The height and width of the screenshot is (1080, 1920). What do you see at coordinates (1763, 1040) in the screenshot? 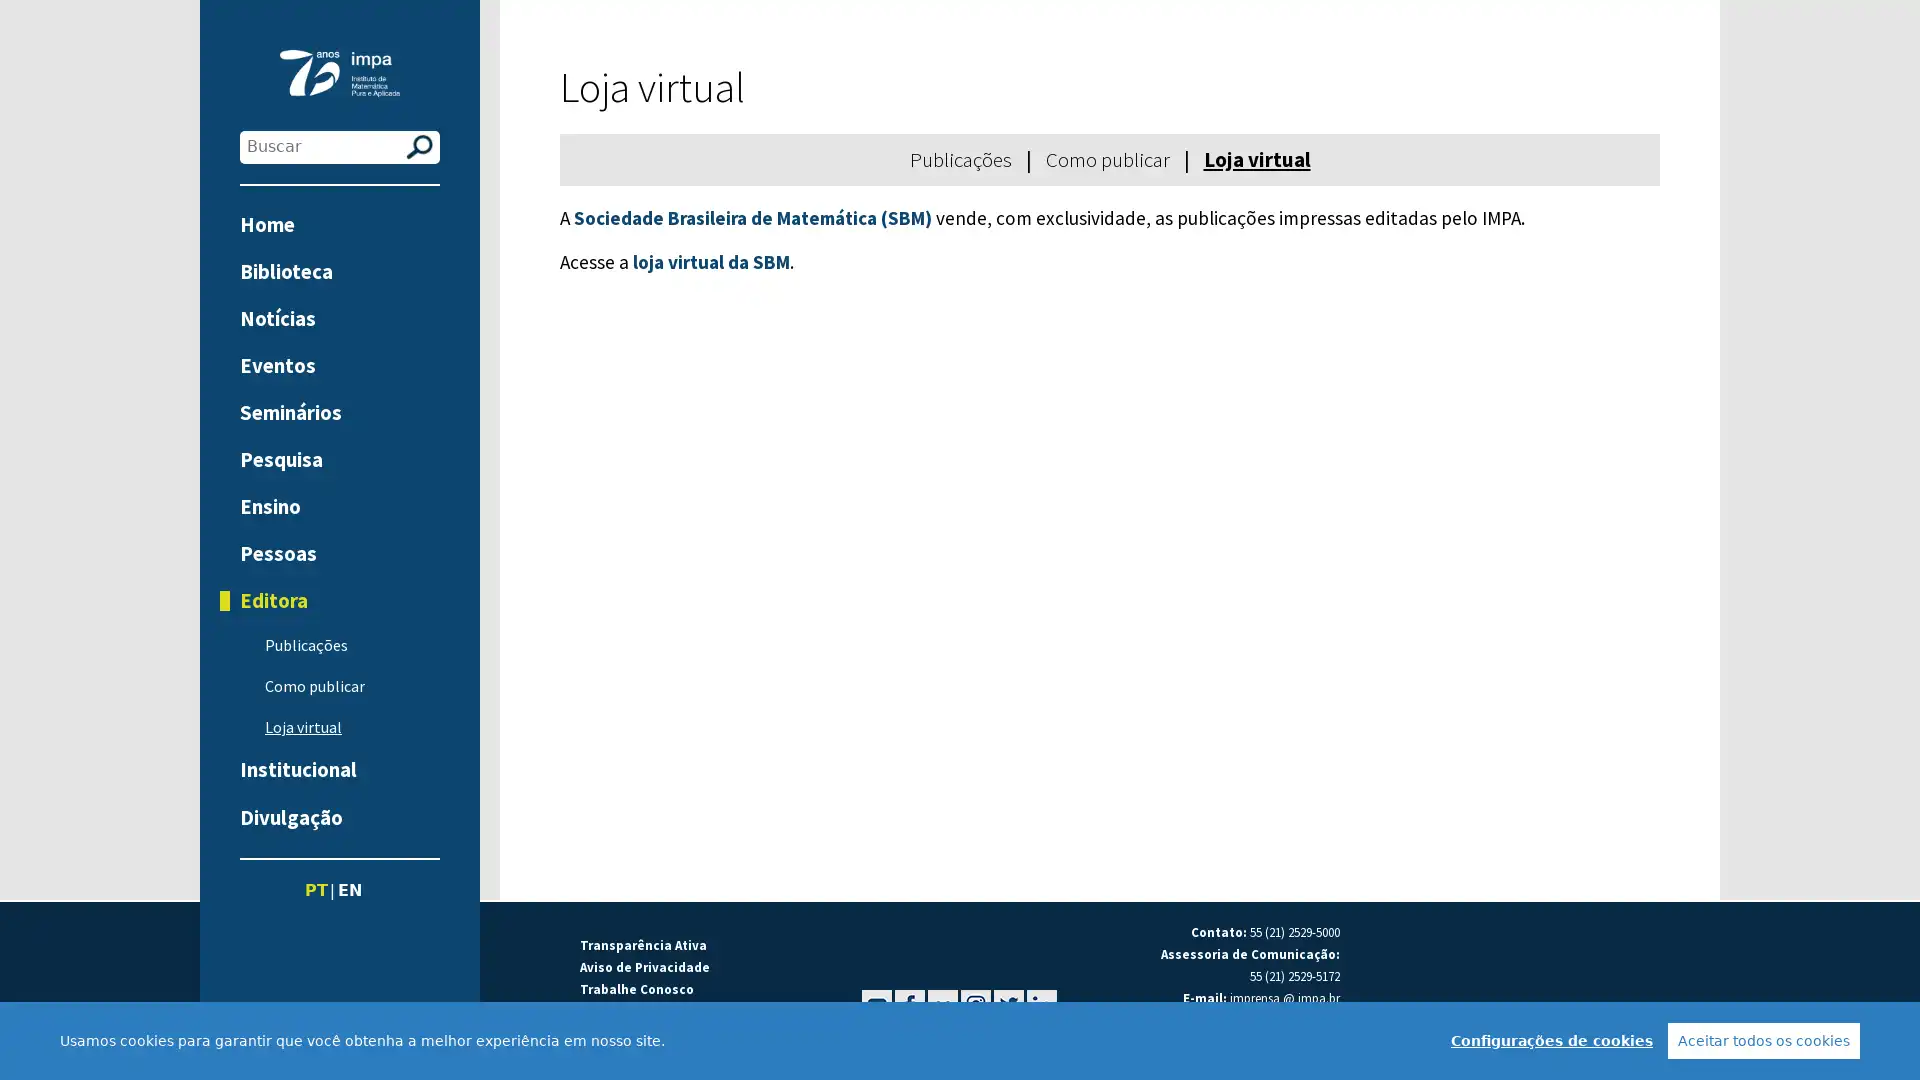
I see `Aceitar todos os cookies` at bounding box center [1763, 1040].